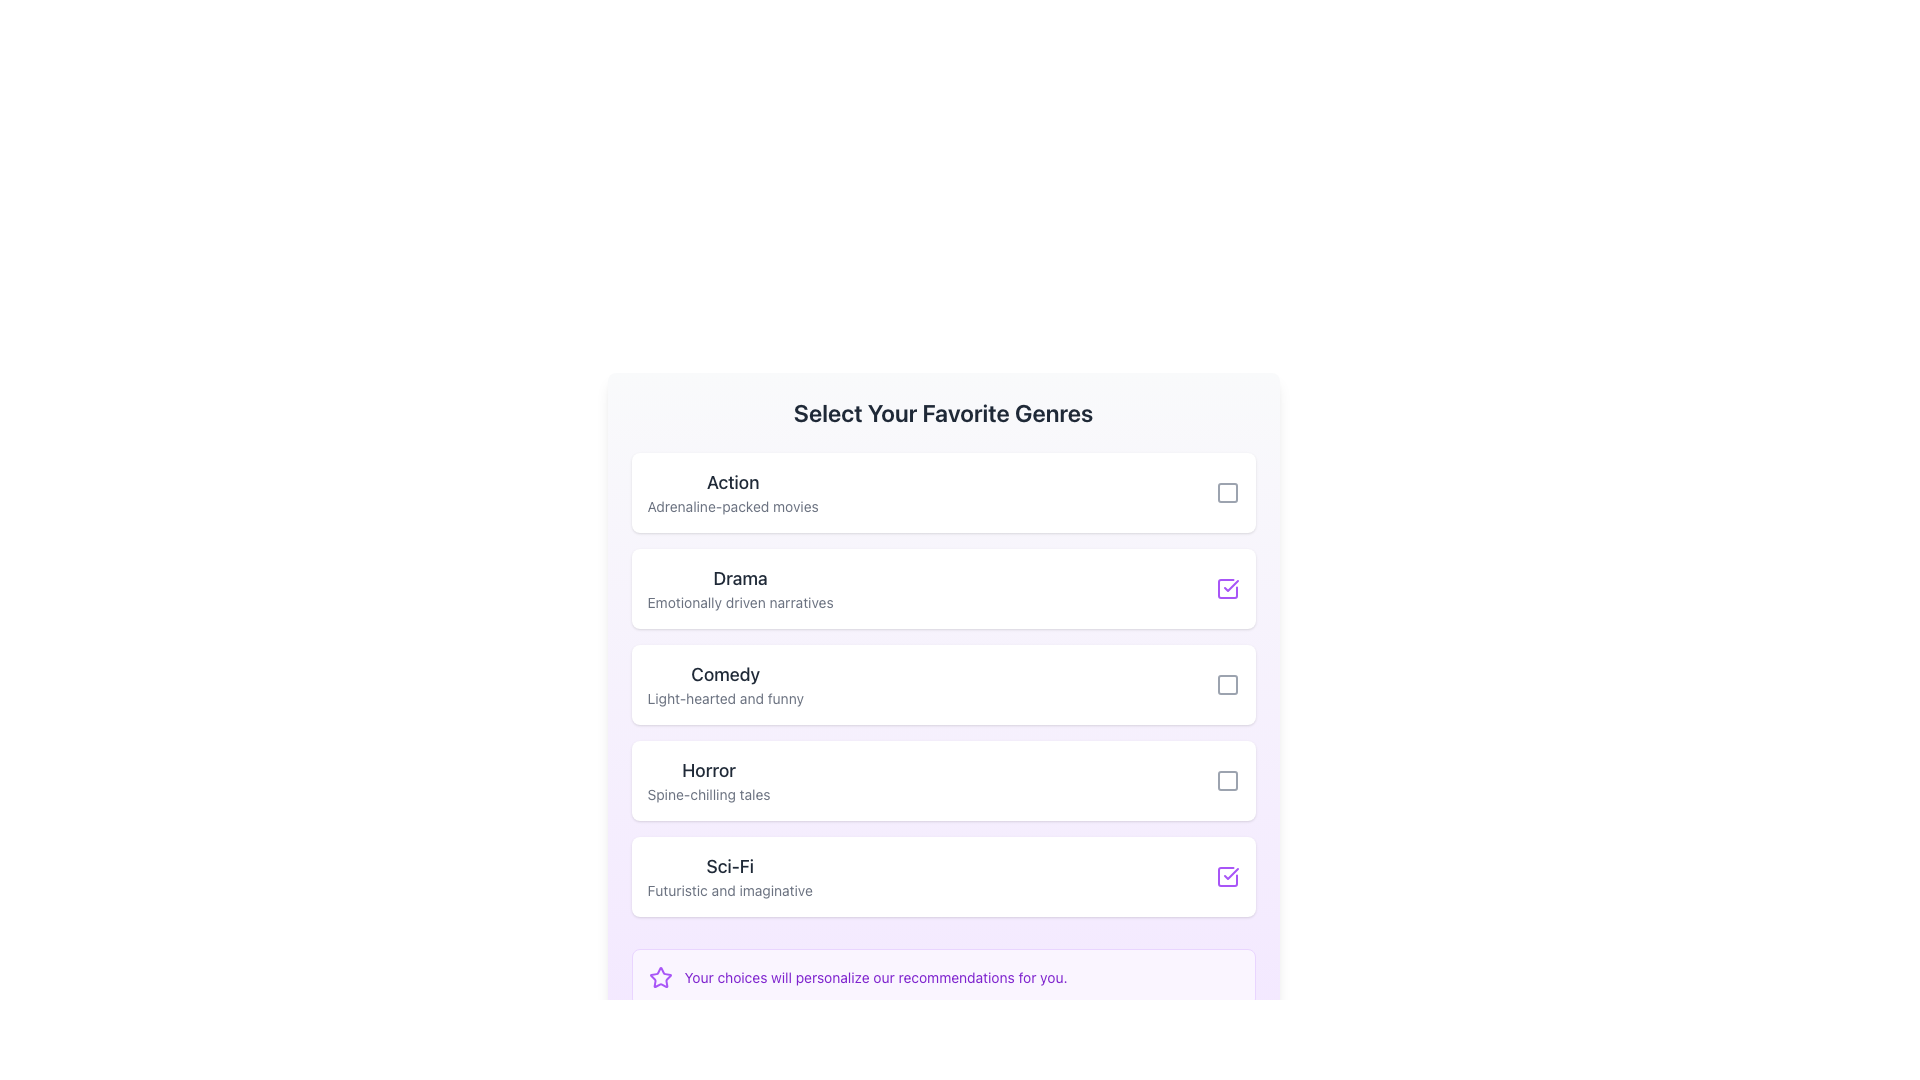  Describe the element at coordinates (724, 675) in the screenshot. I see `the 'Comedy' genre title text label` at that location.